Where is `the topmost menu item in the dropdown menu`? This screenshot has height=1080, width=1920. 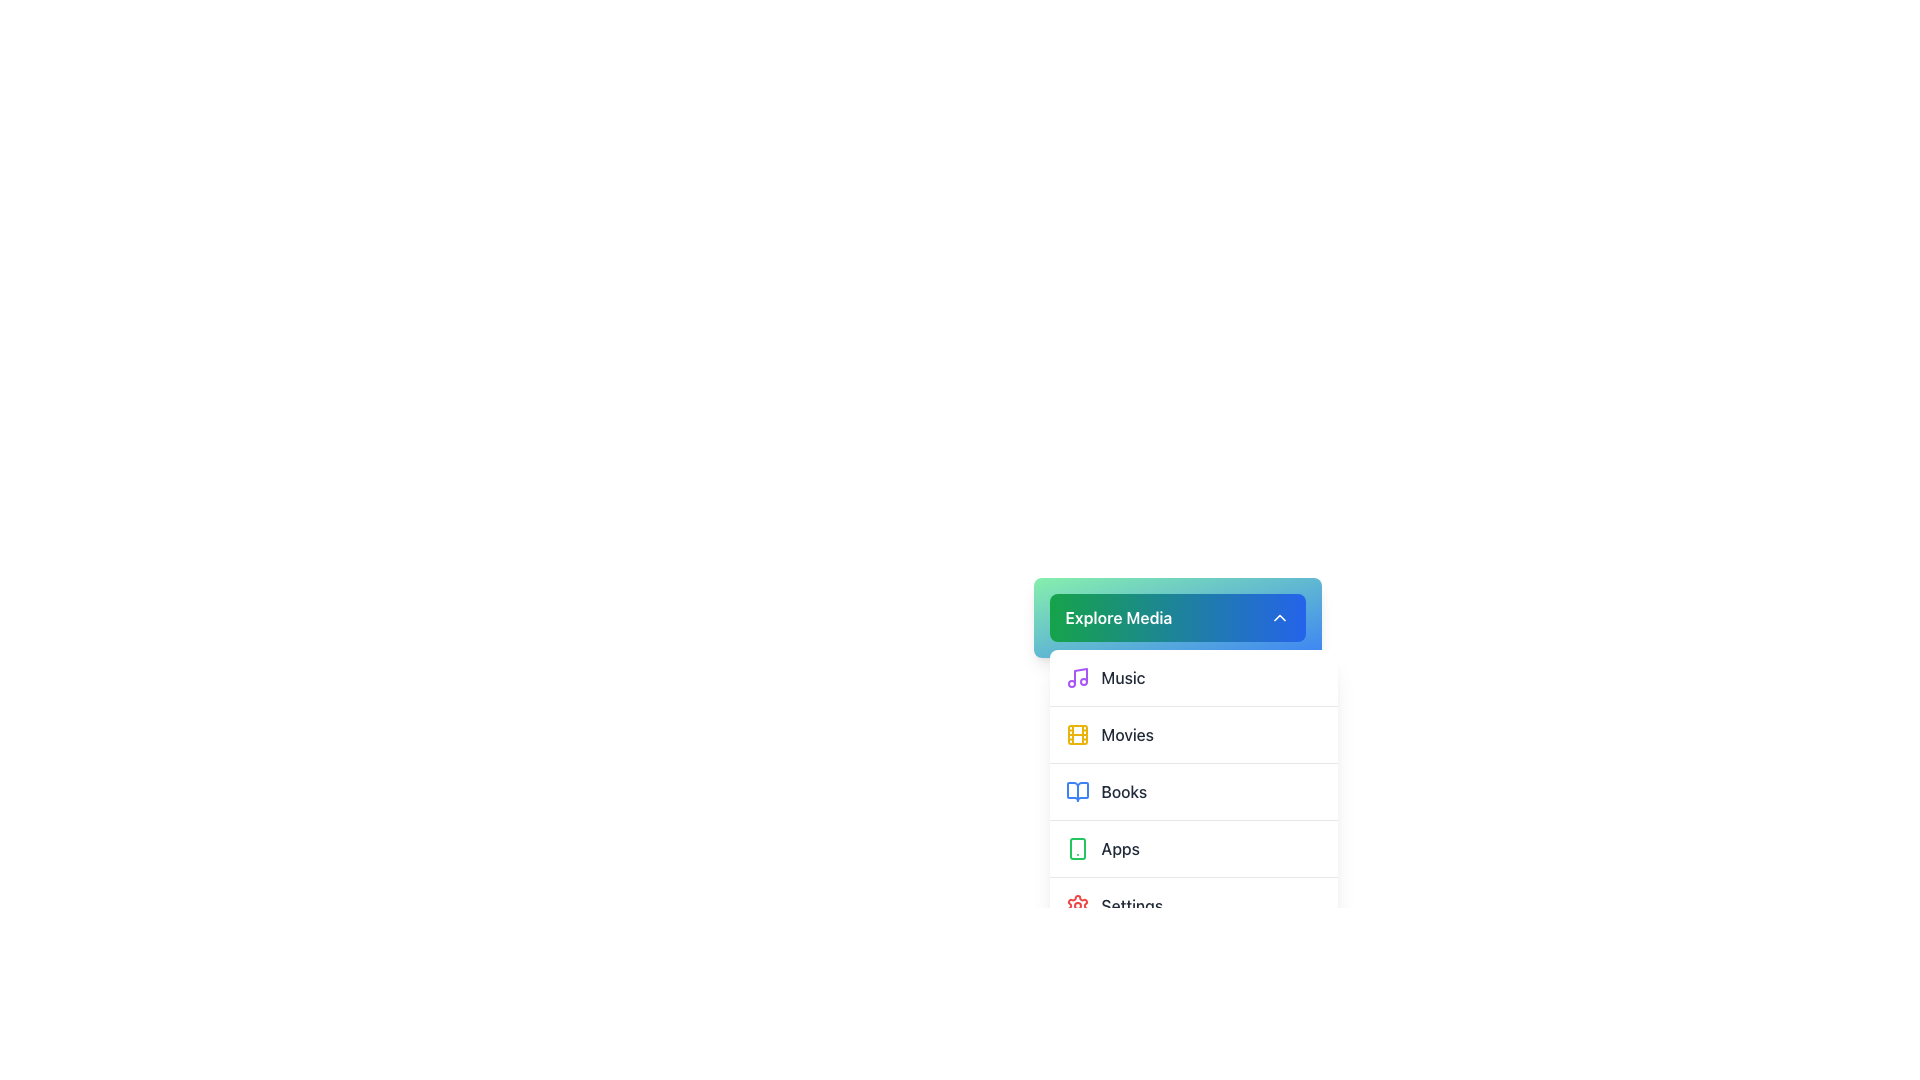
the topmost menu item in the dropdown menu is located at coordinates (1193, 677).